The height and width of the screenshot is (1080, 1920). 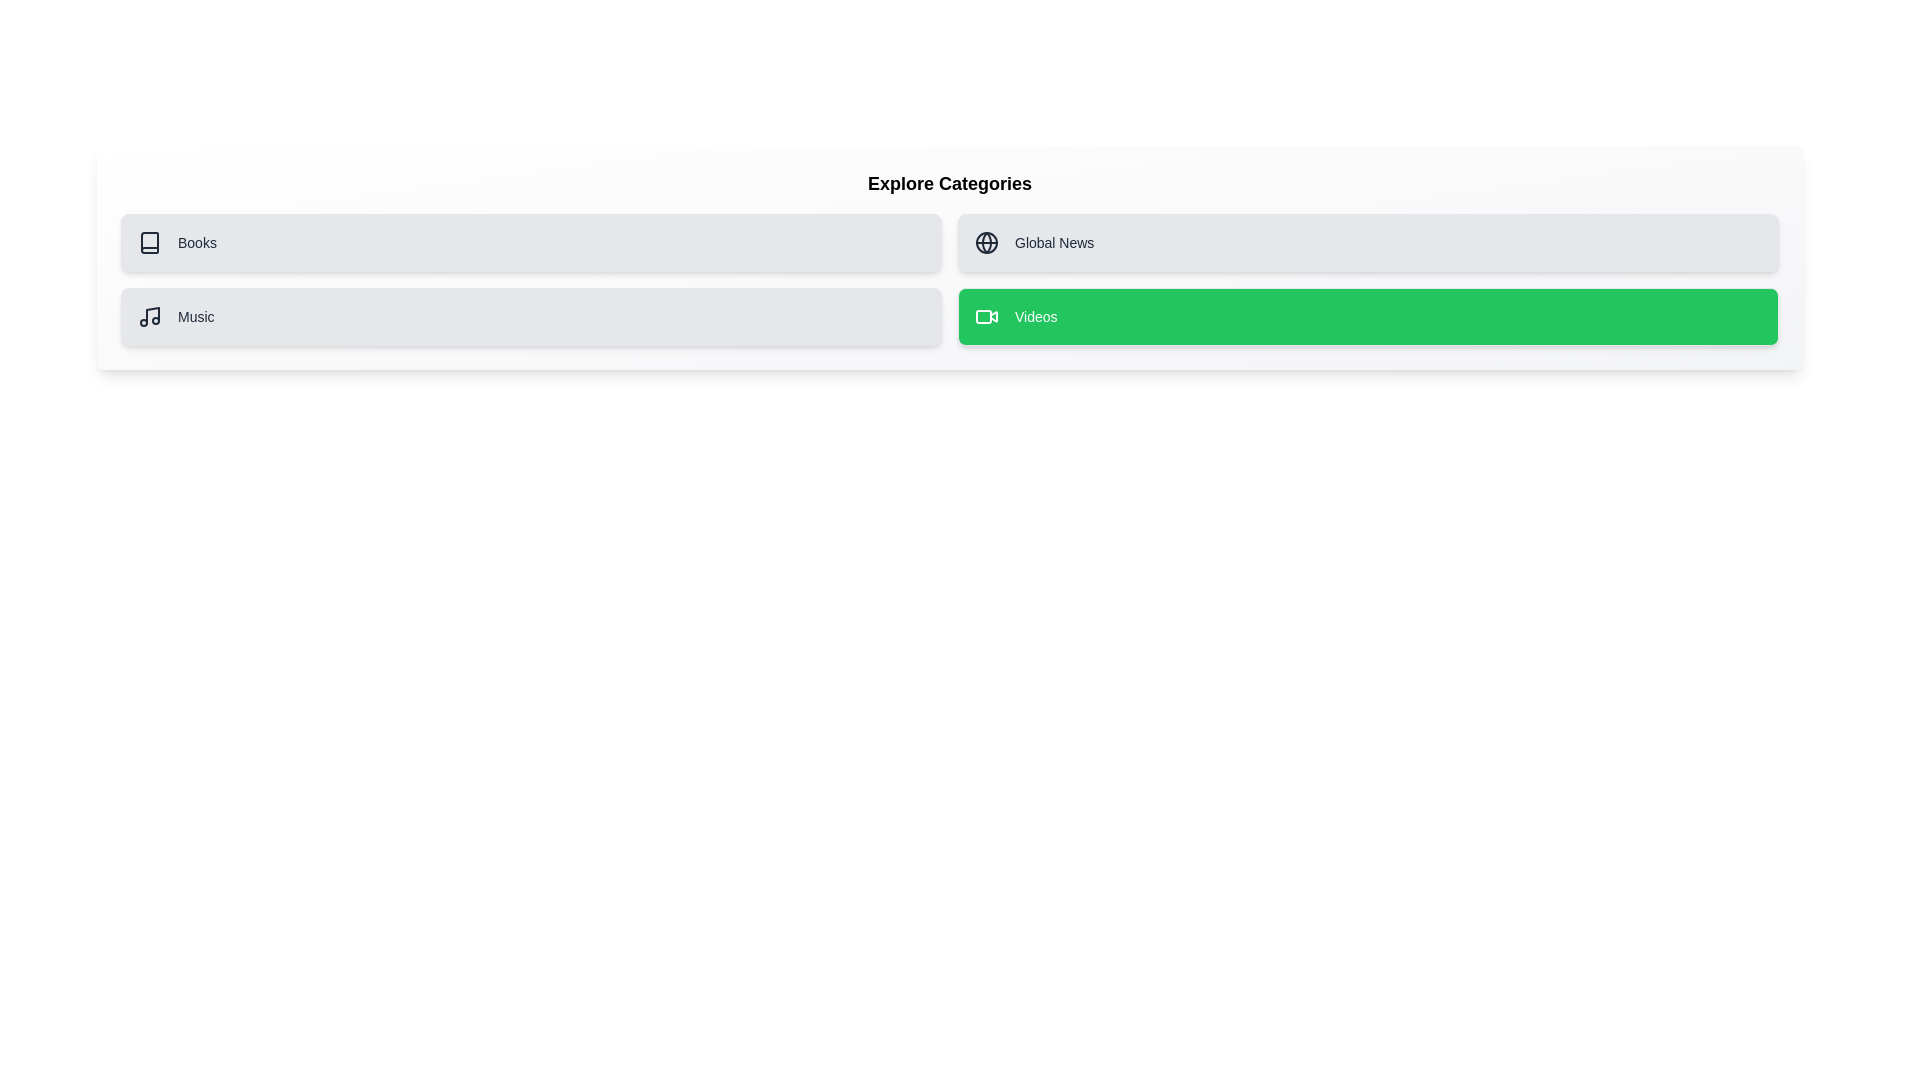 I want to click on the card labeled Global News, so click(x=1367, y=242).